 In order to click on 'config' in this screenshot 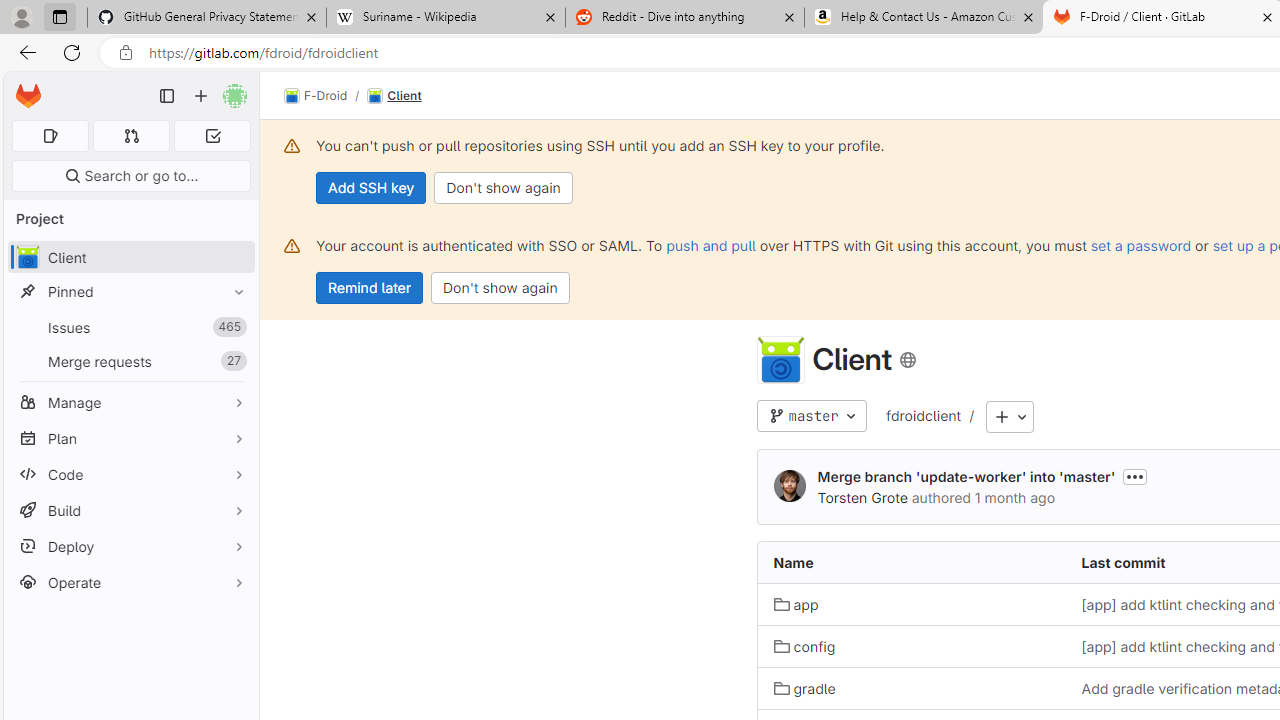, I will do `click(804, 646)`.